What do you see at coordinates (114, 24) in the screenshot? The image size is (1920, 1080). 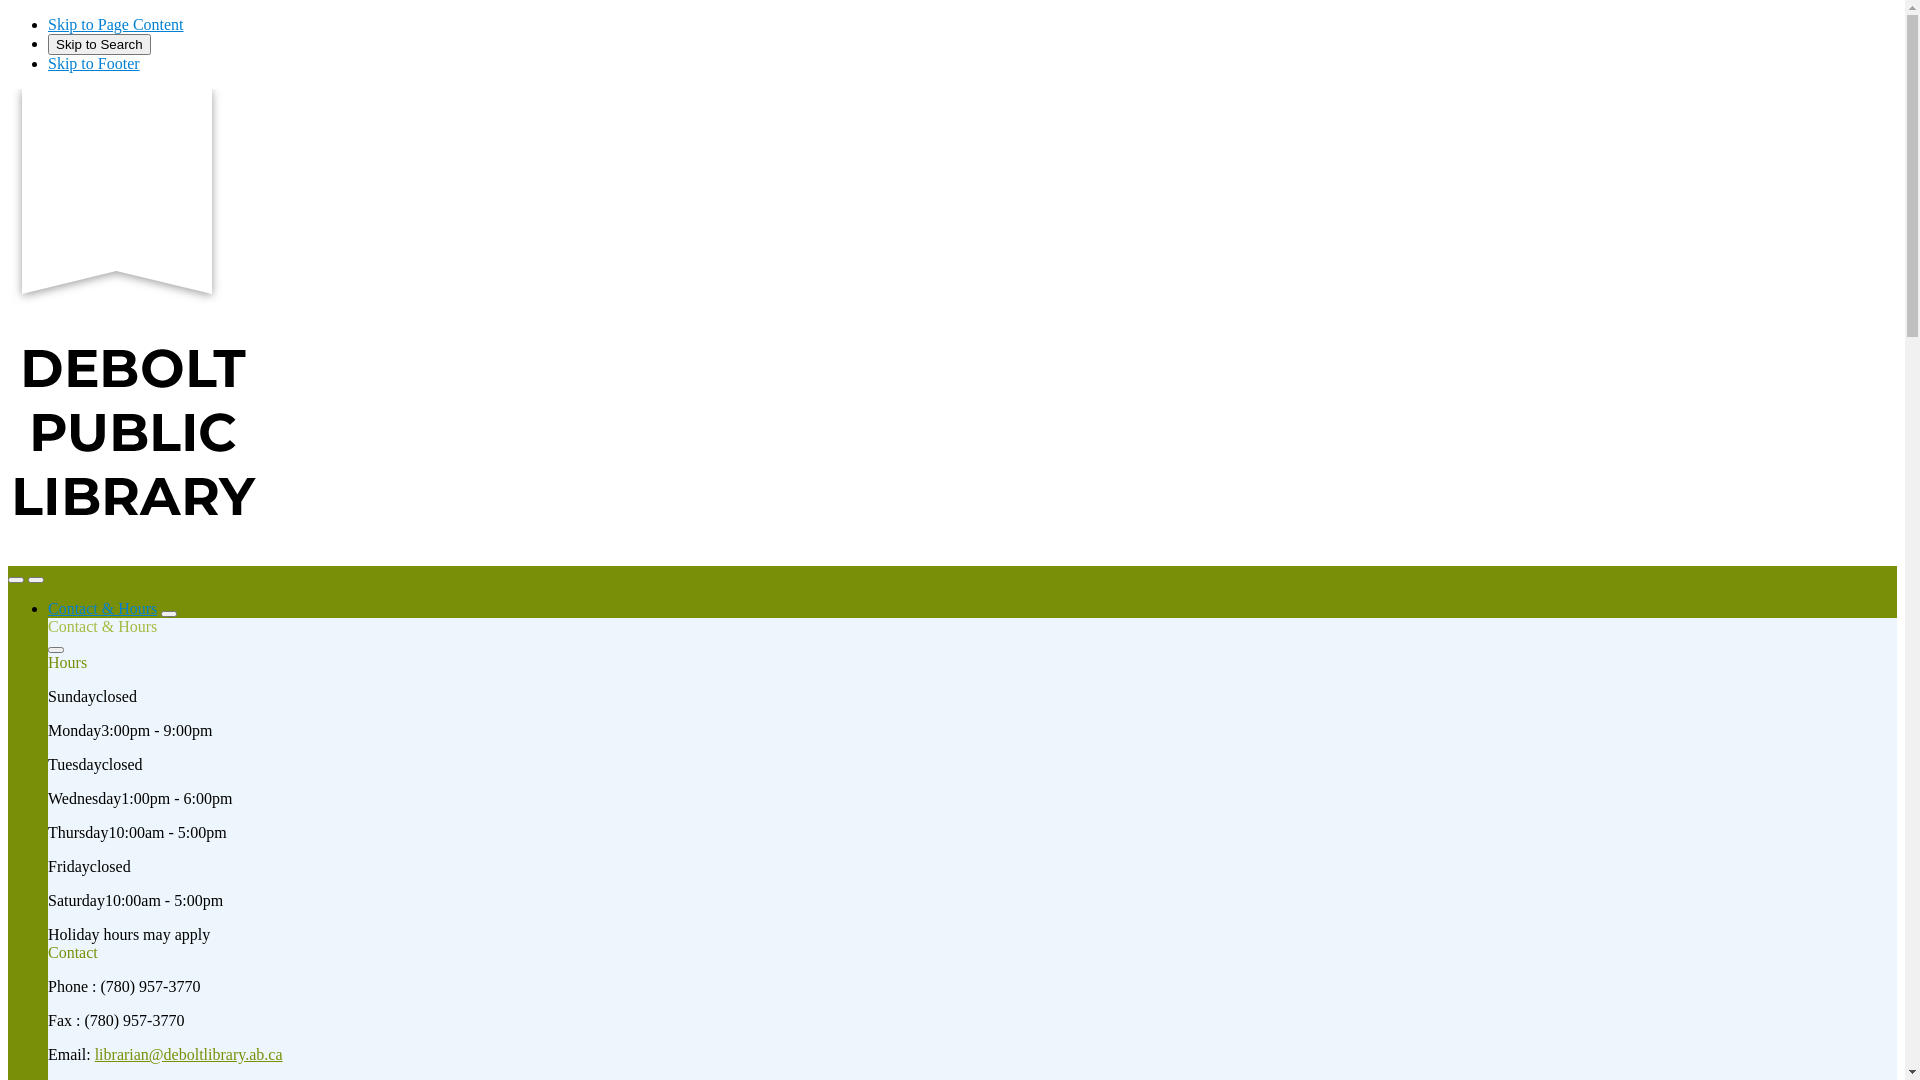 I see `'Skip to Page Content'` at bounding box center [114, 24].